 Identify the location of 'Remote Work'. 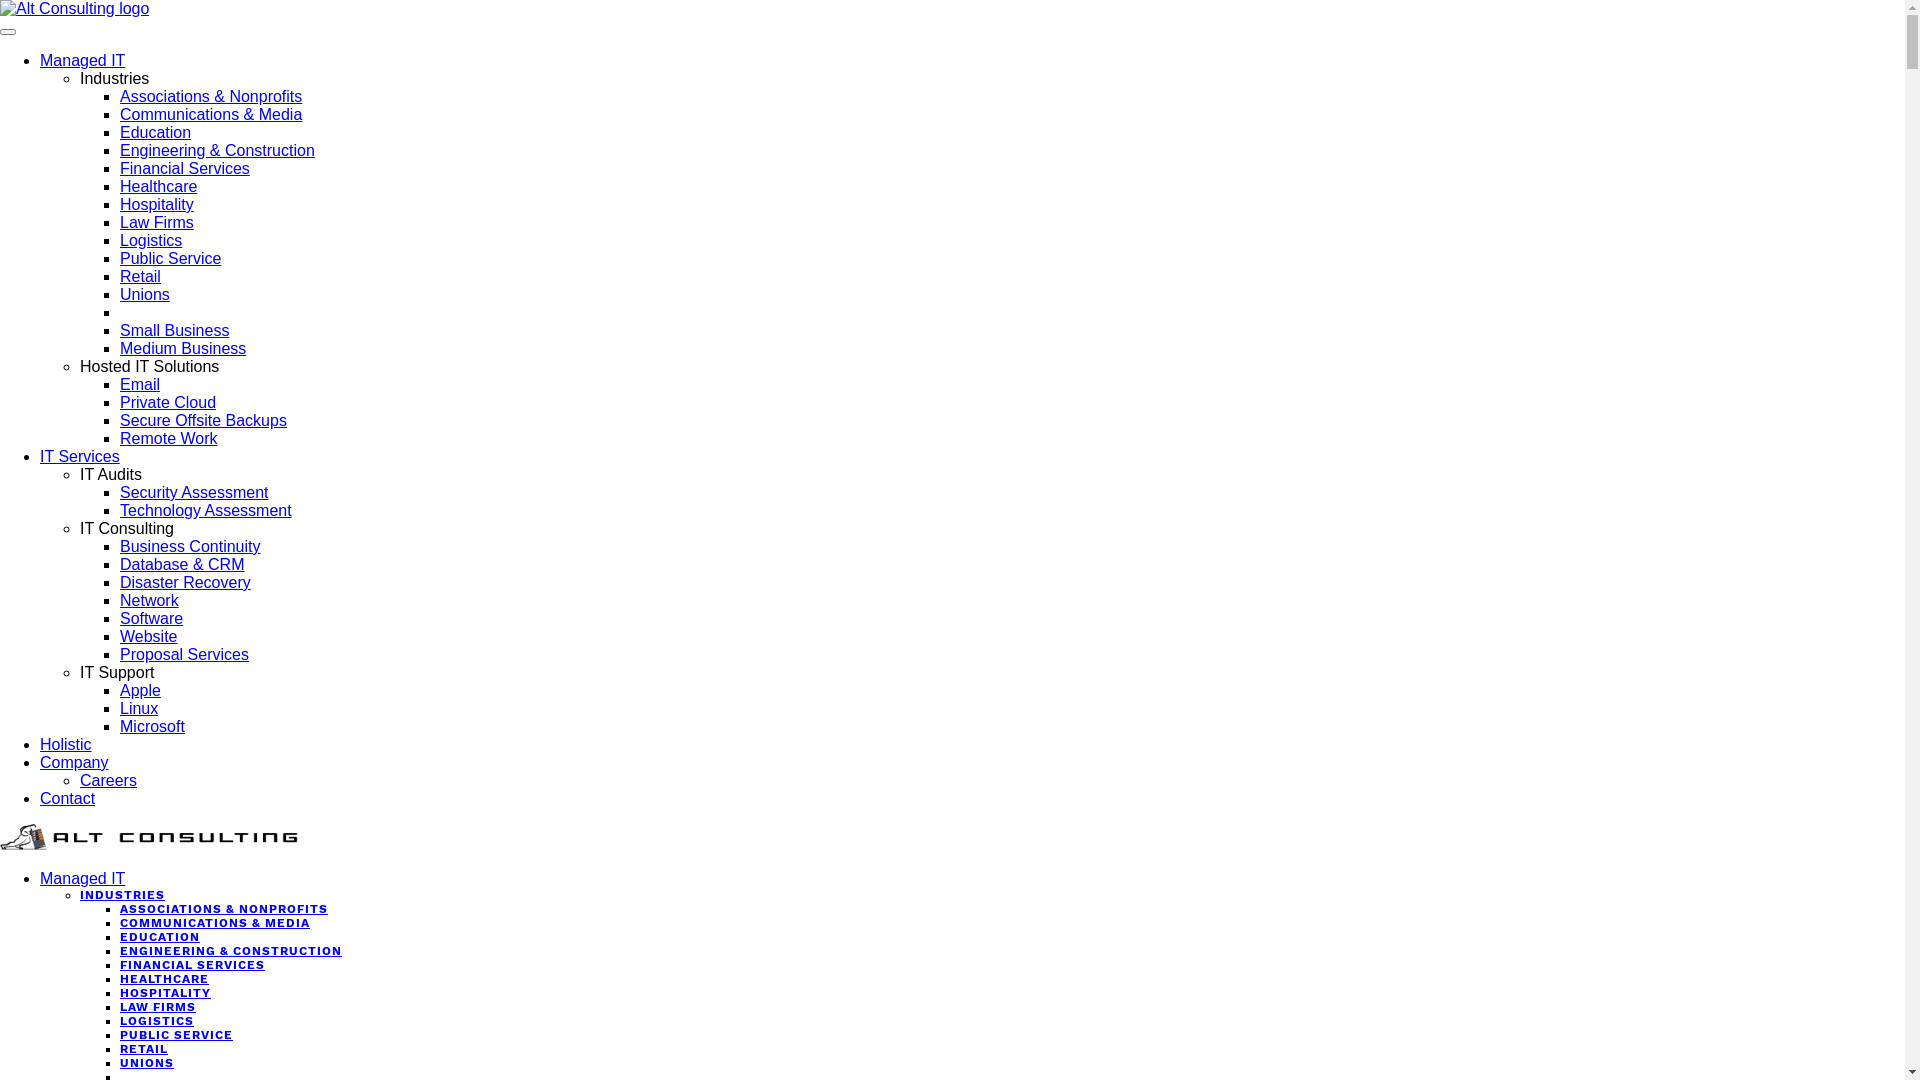
(168, 437).